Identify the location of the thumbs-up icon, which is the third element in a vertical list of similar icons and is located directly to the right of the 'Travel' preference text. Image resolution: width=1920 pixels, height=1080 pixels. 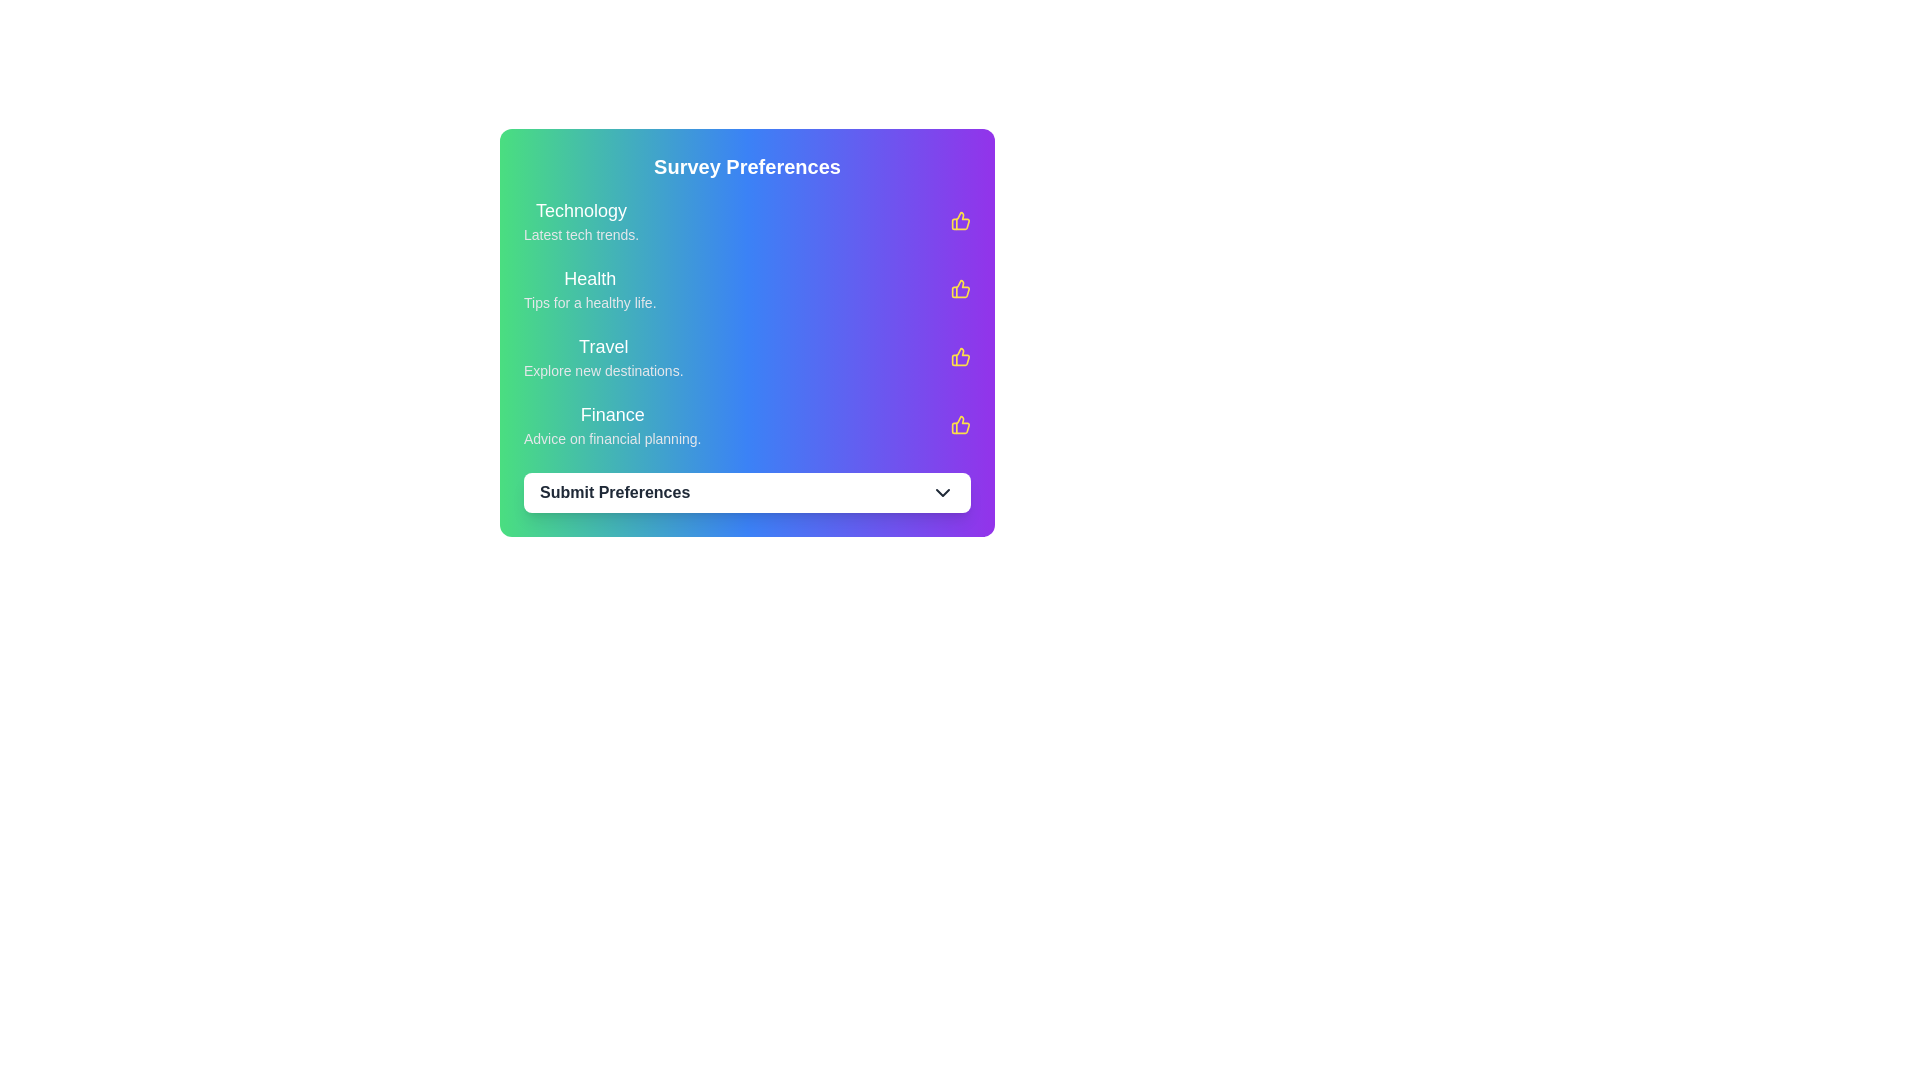
(944, 356).